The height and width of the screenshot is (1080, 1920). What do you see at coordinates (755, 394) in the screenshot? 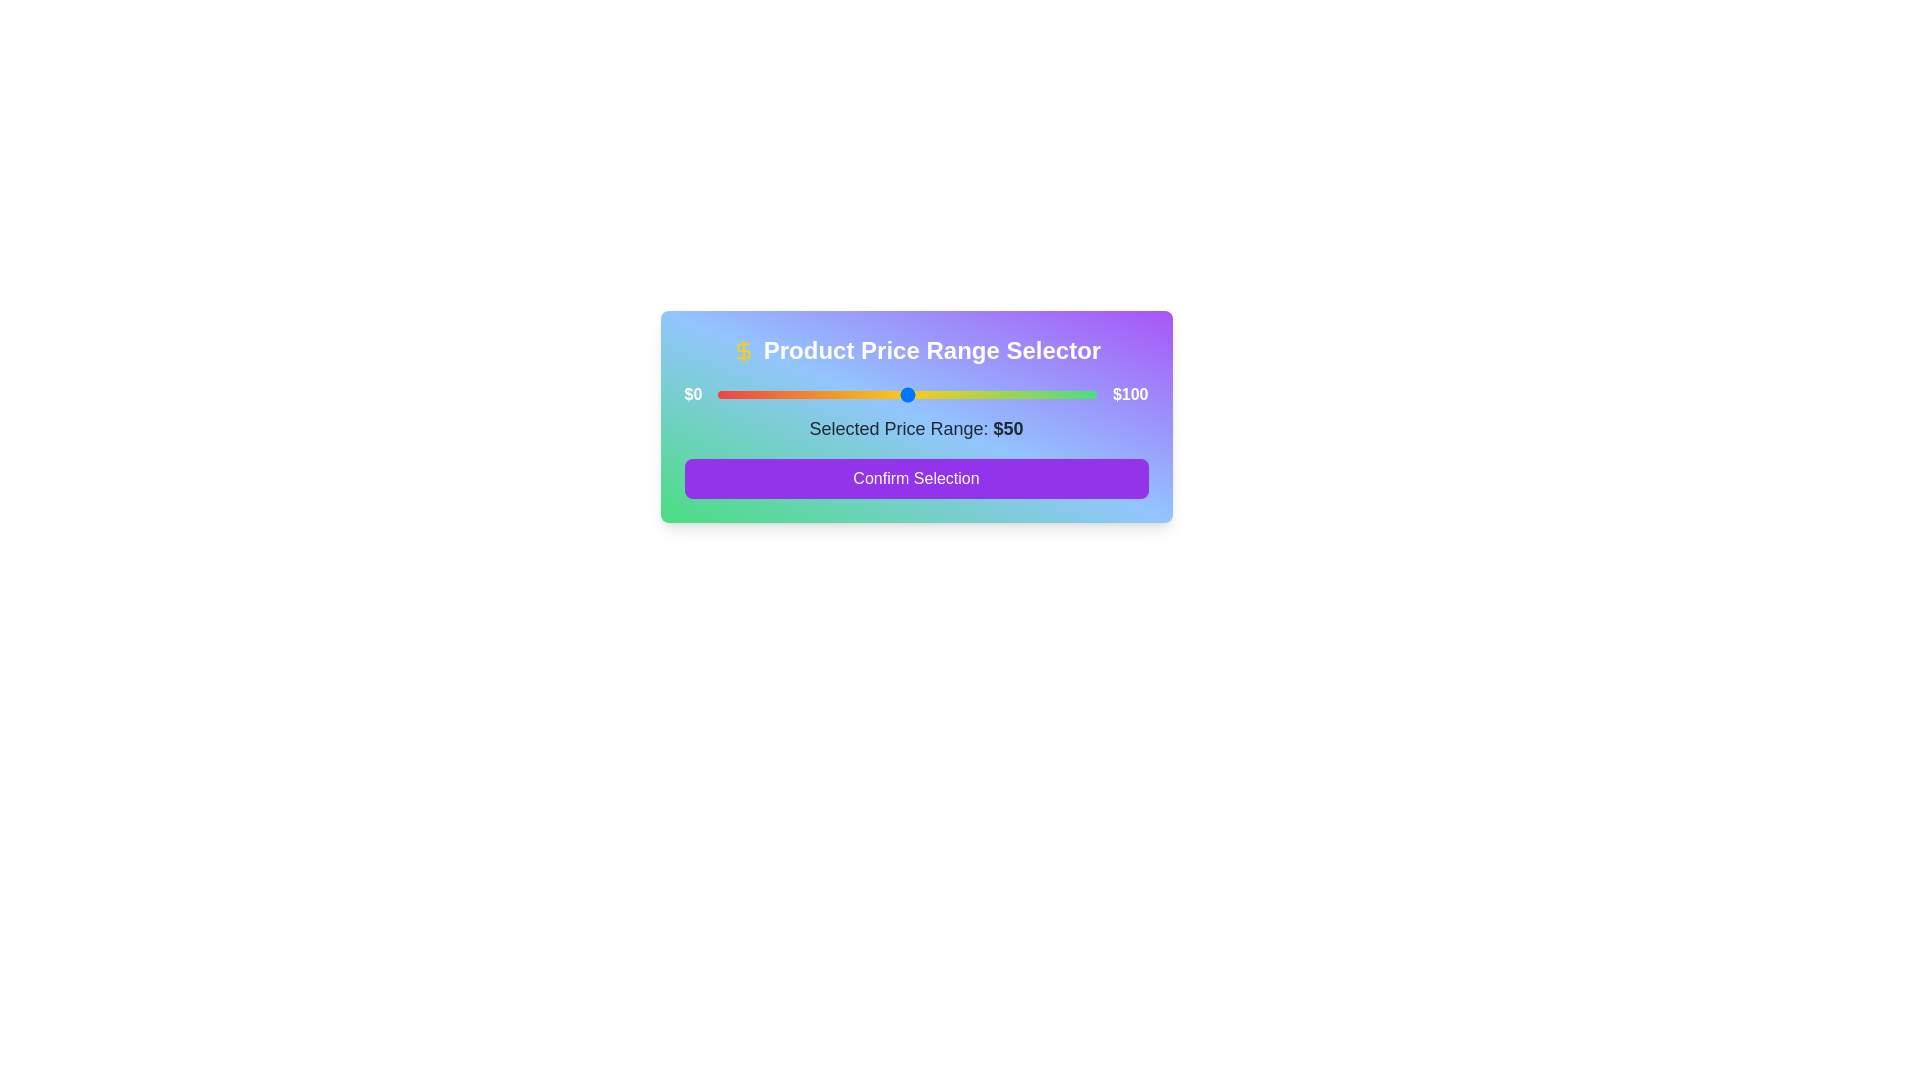
I see `the price range slider to set the value to 10` at bounding box center [755, 394].